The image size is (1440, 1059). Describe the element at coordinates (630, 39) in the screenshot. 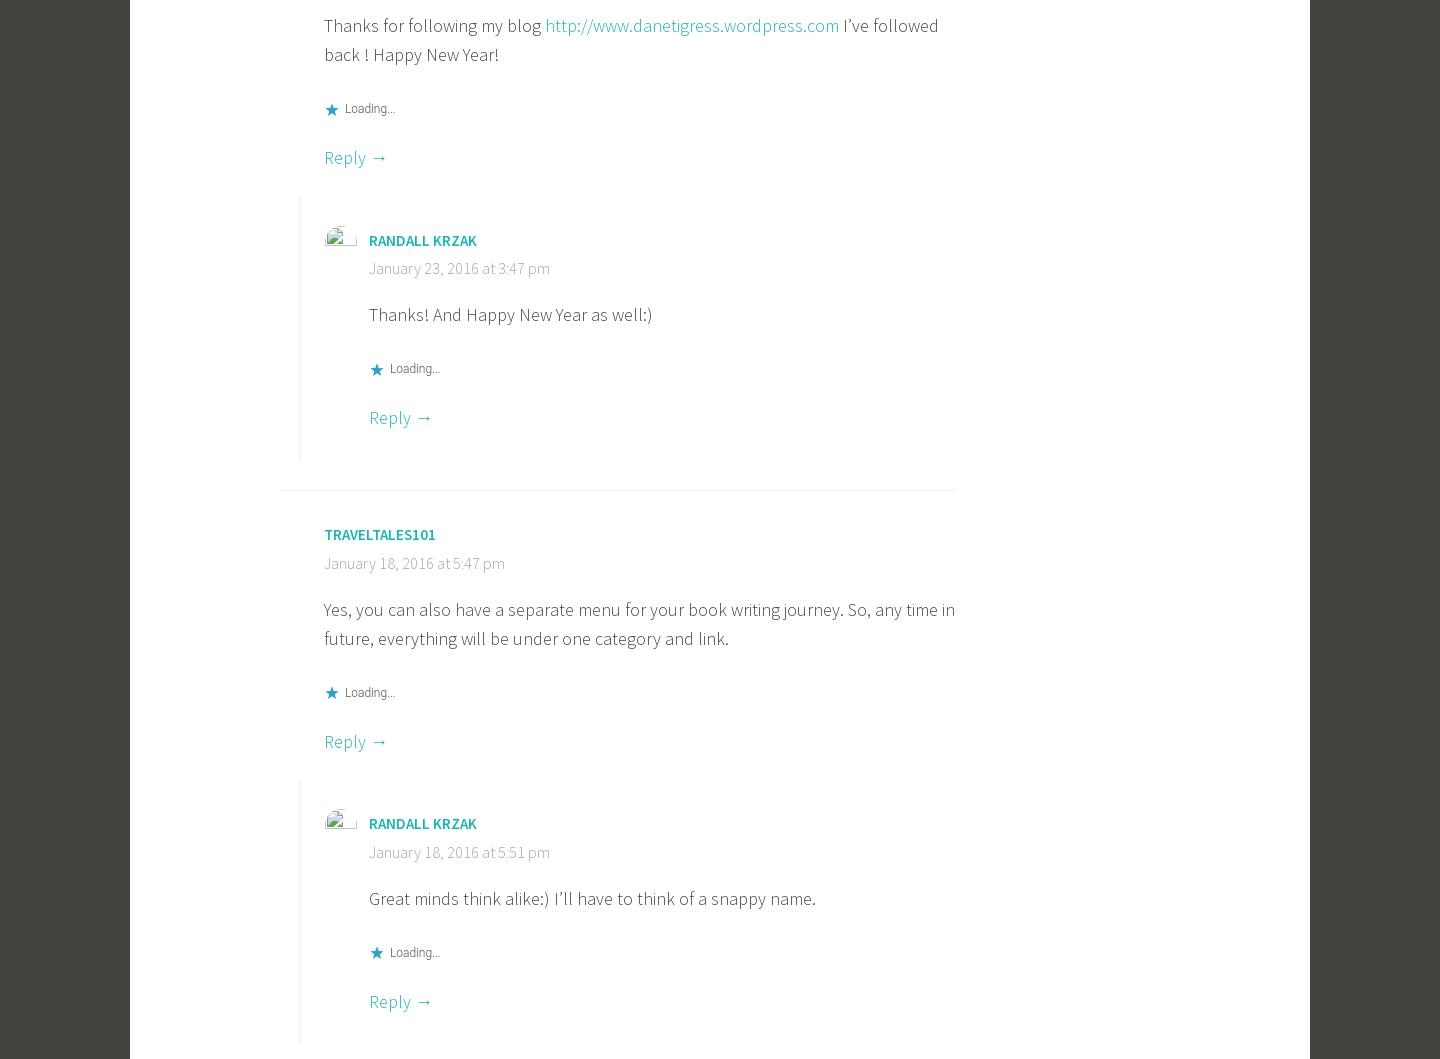

I see `'I’ve followed back ! Happy New Year!'` at that location.